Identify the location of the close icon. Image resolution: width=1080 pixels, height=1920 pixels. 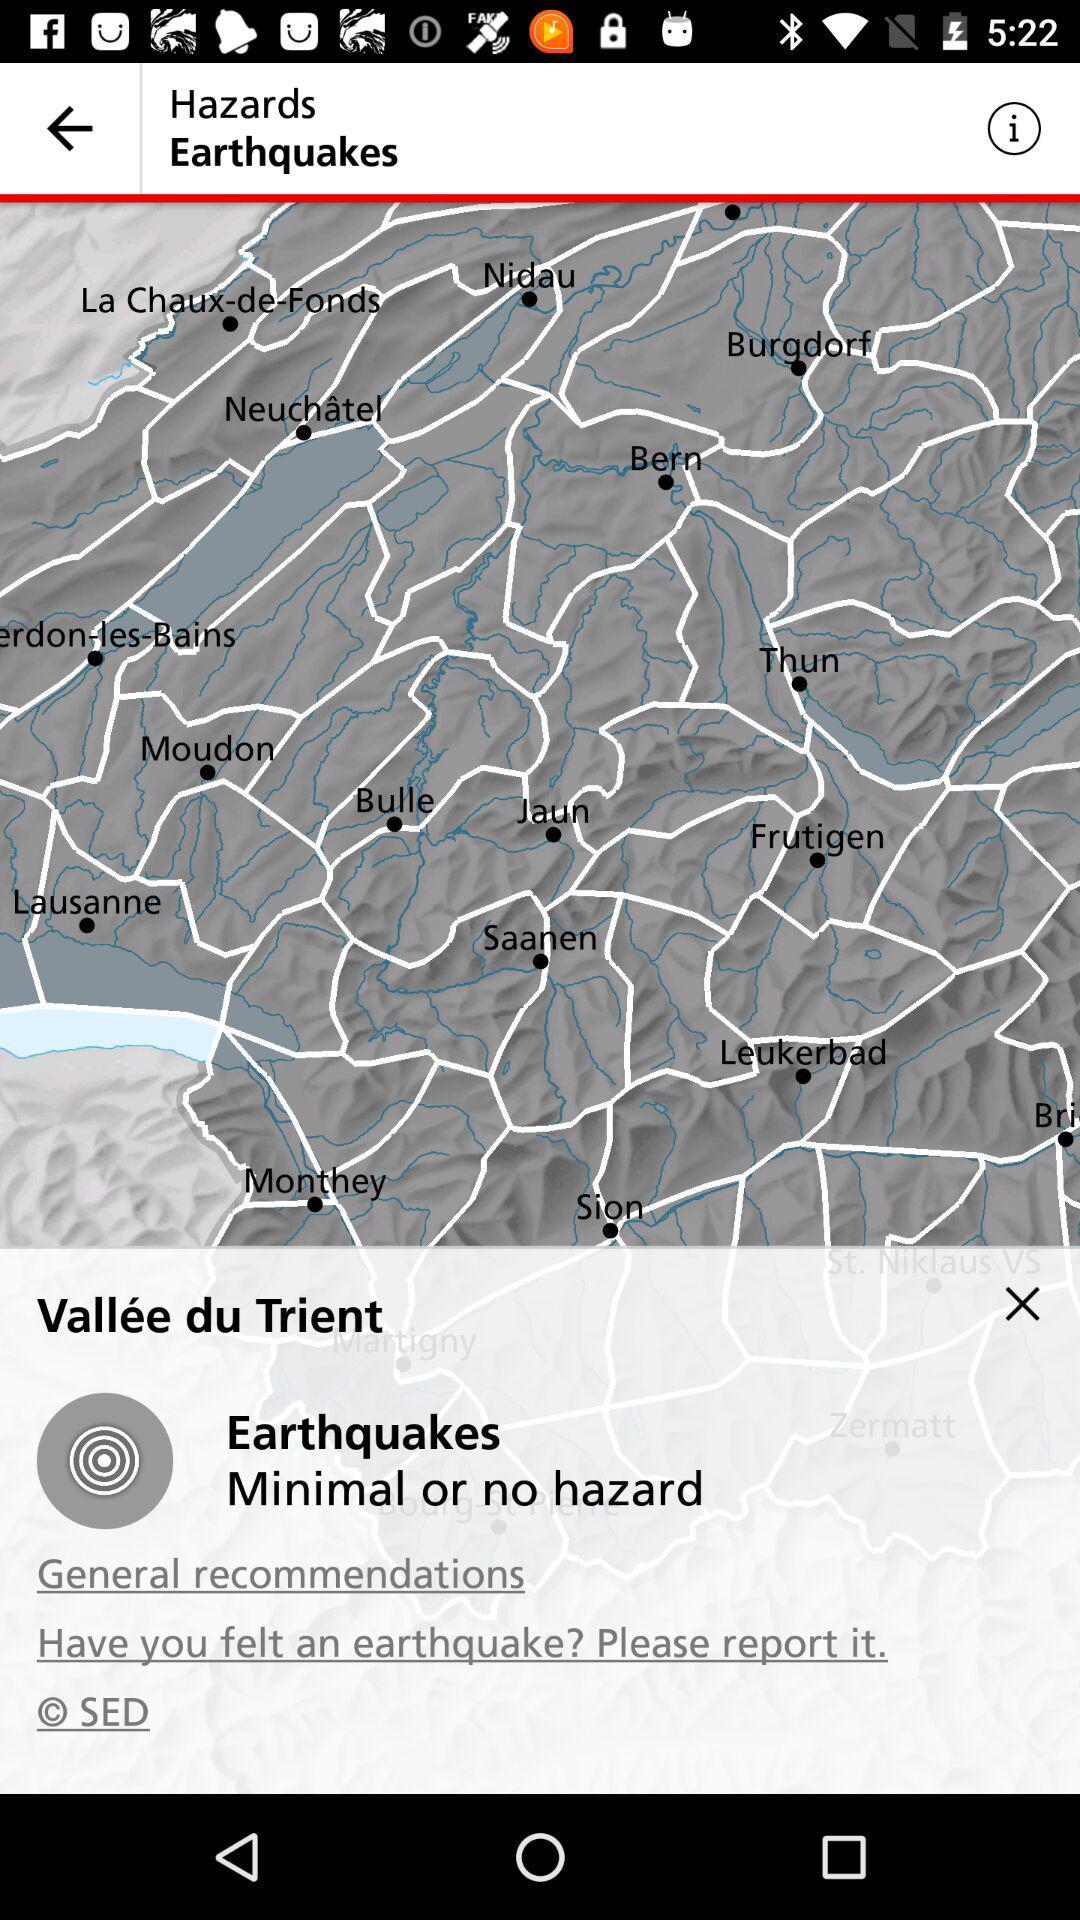
(1022, 1303).